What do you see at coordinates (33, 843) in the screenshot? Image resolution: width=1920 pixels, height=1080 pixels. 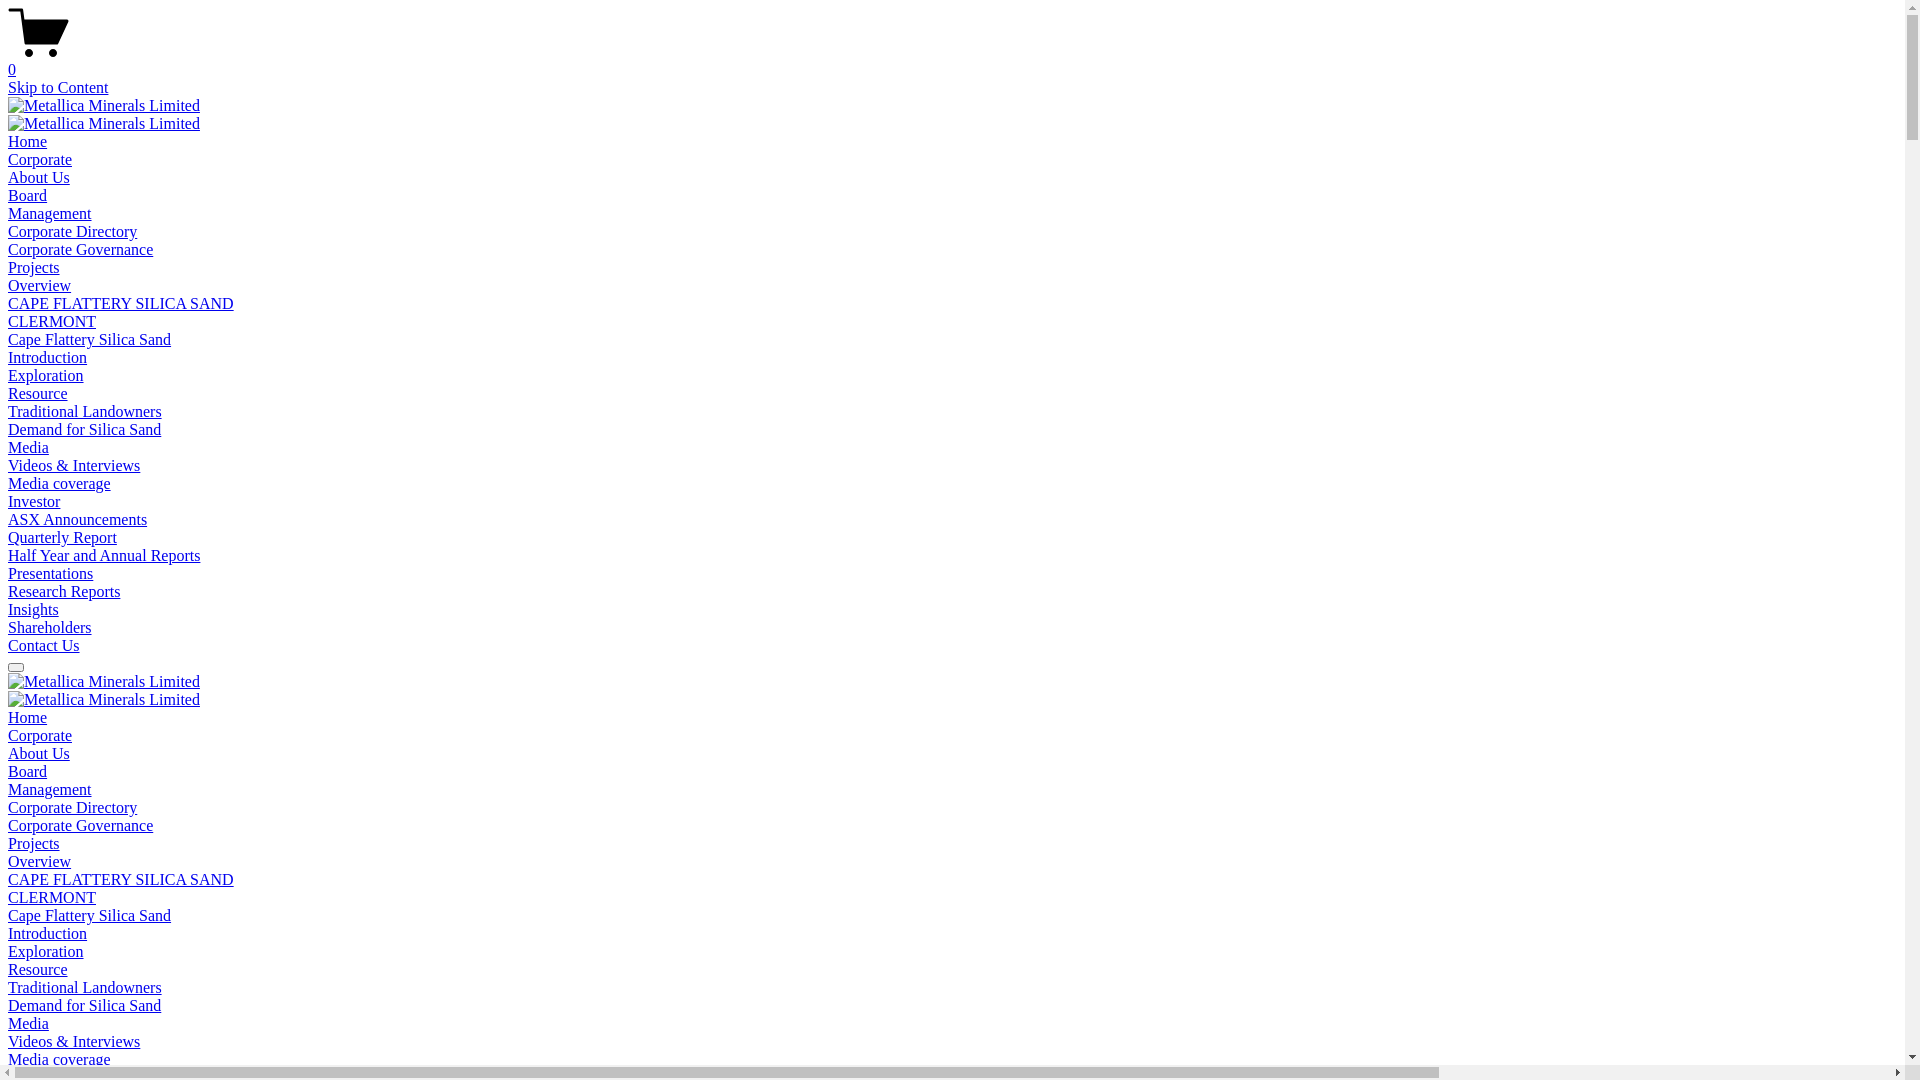 I see `'Projects'` at bounding box center [33, 843].